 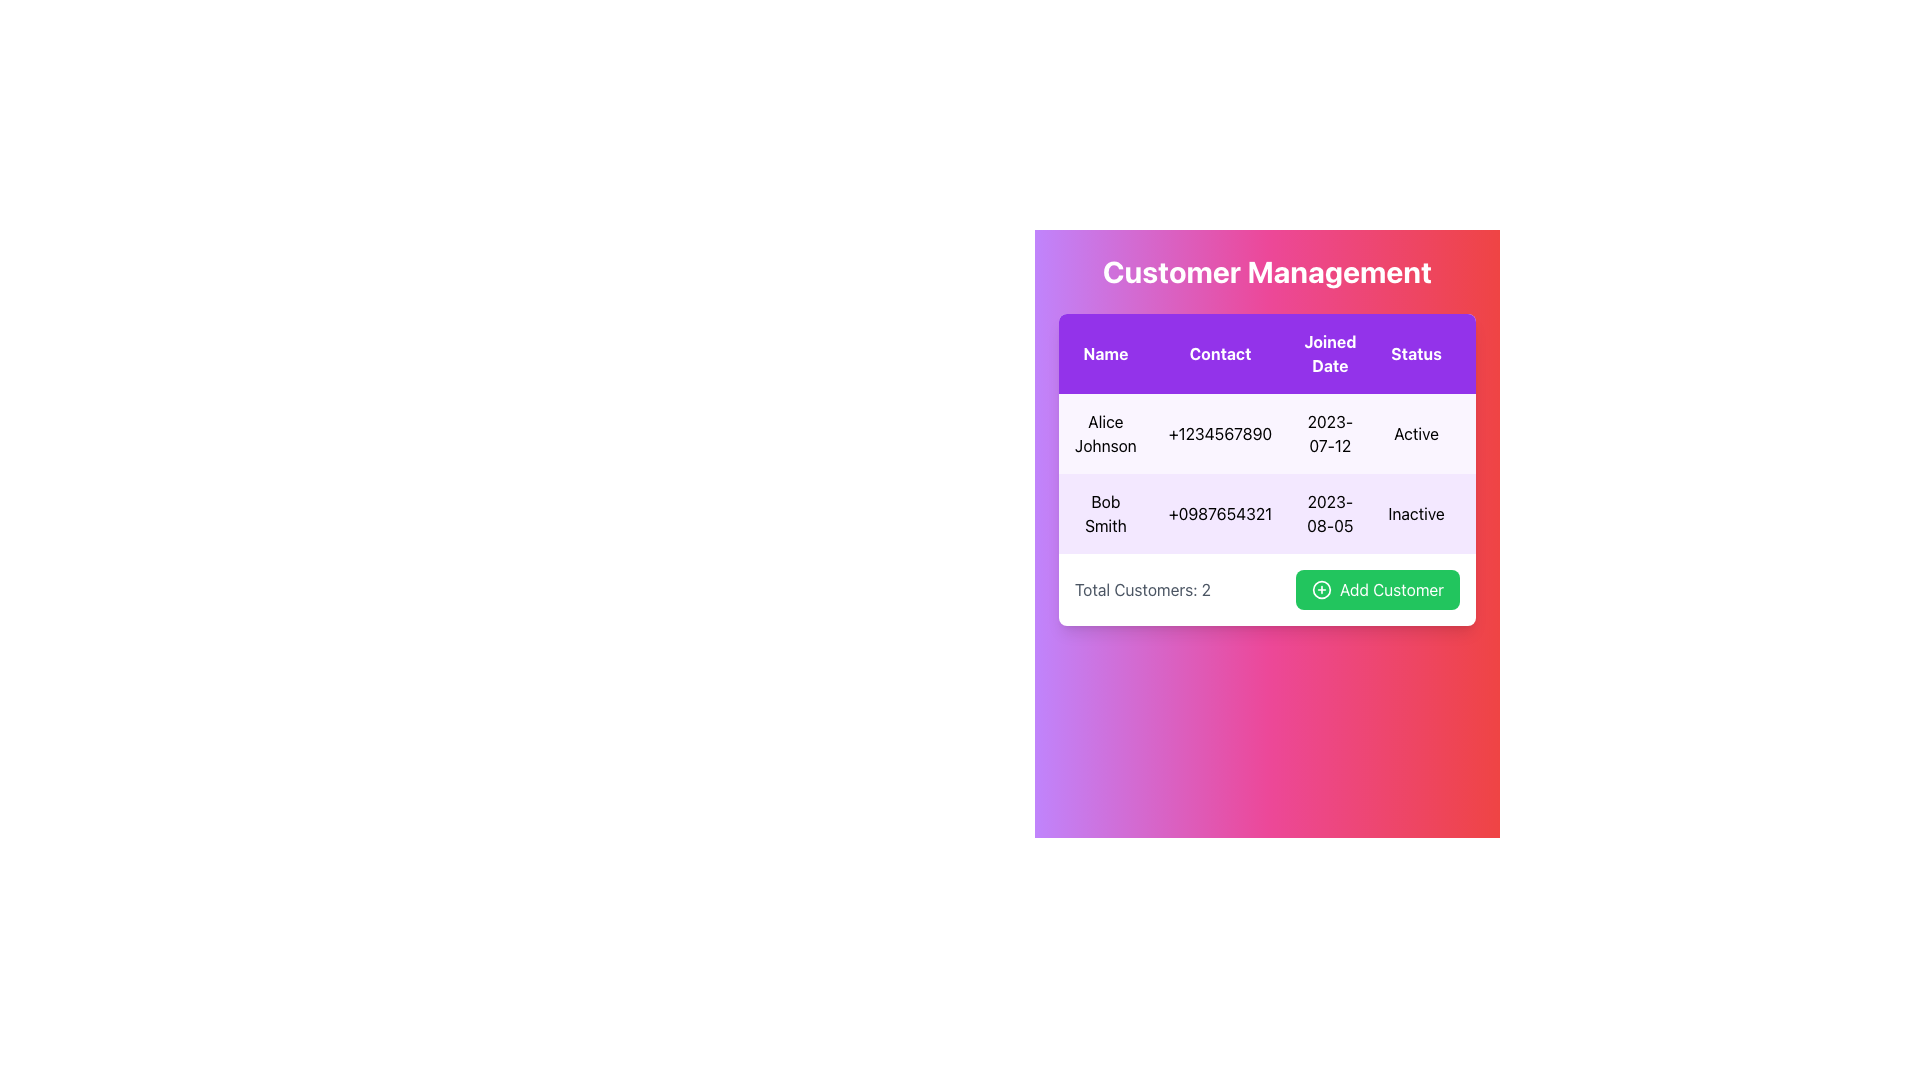 What do you see at coordinates (1376, 589) in the screenshot?
I see `the 'Add Customer' button with a green background and white text to observe the style changes` at bounding box center [1376, 589].